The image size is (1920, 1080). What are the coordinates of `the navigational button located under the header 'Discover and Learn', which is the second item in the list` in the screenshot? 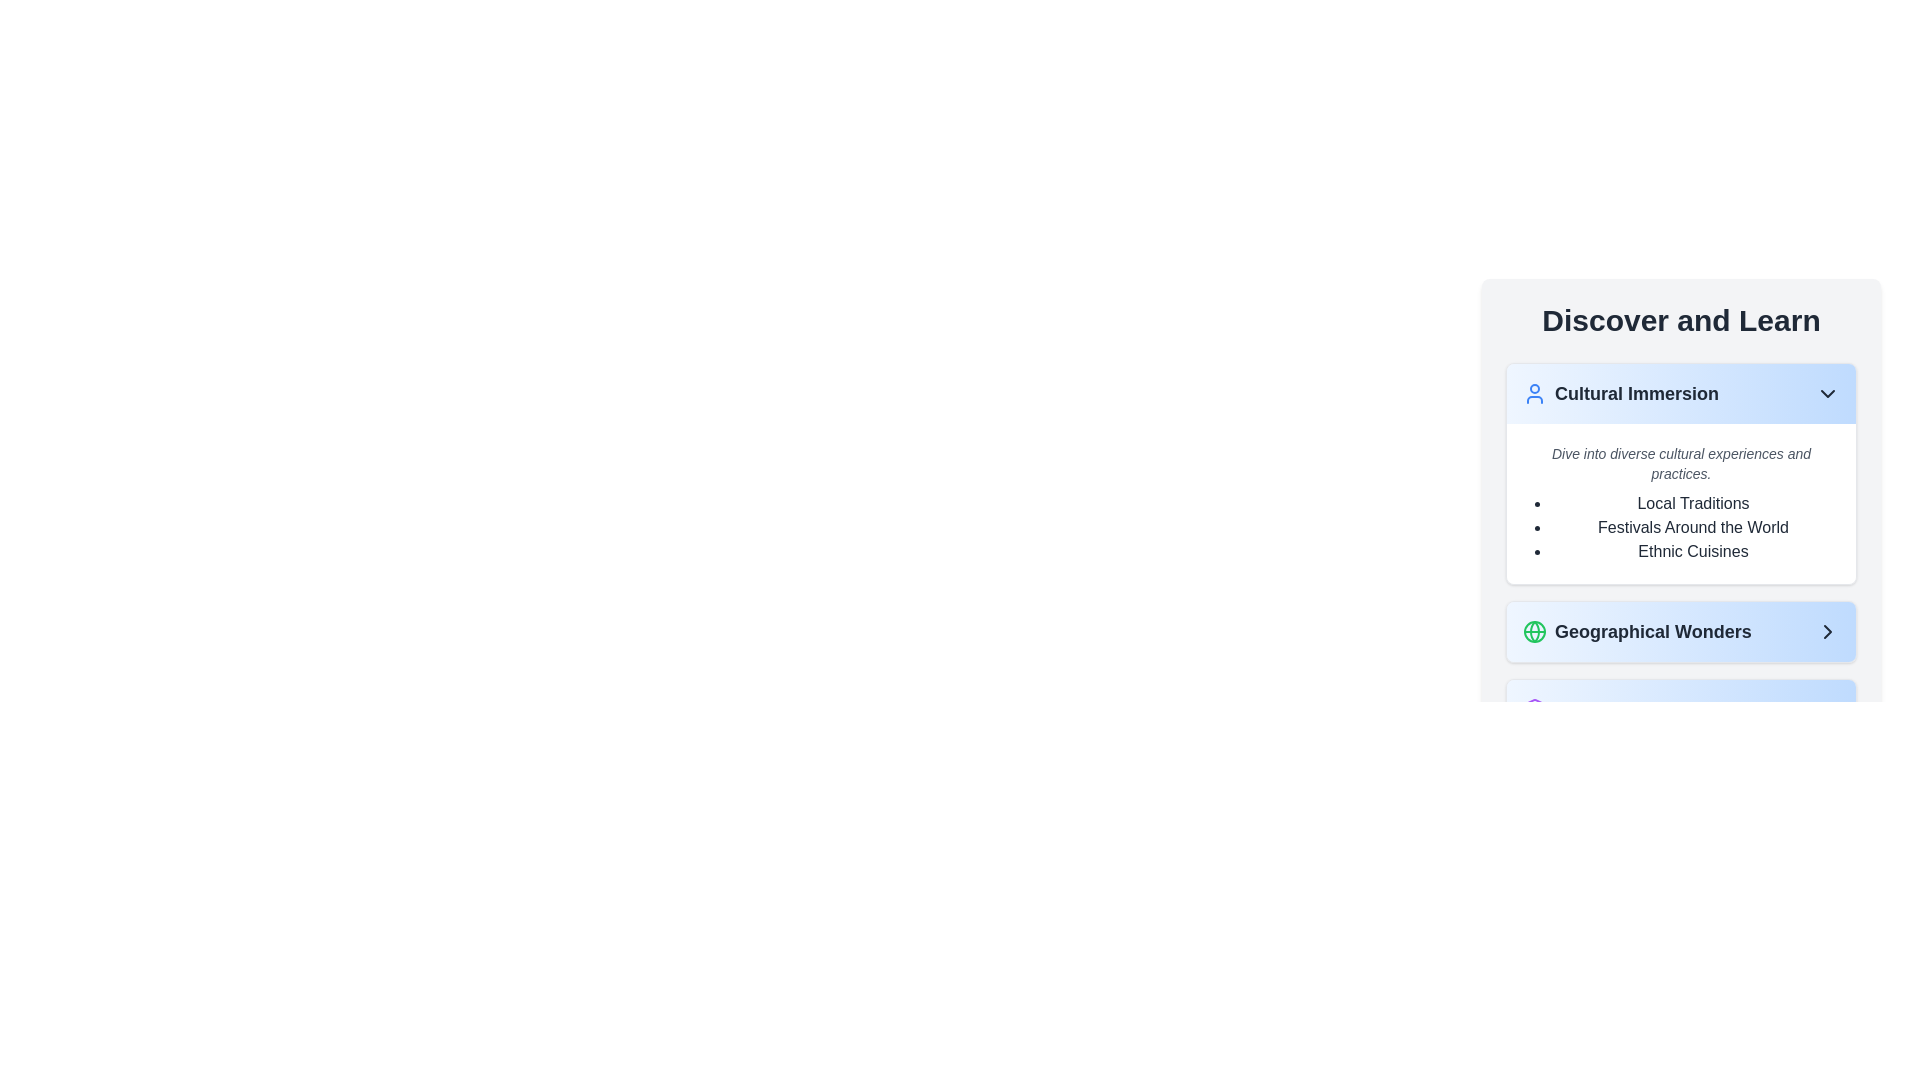 It's located at (1680, 632).